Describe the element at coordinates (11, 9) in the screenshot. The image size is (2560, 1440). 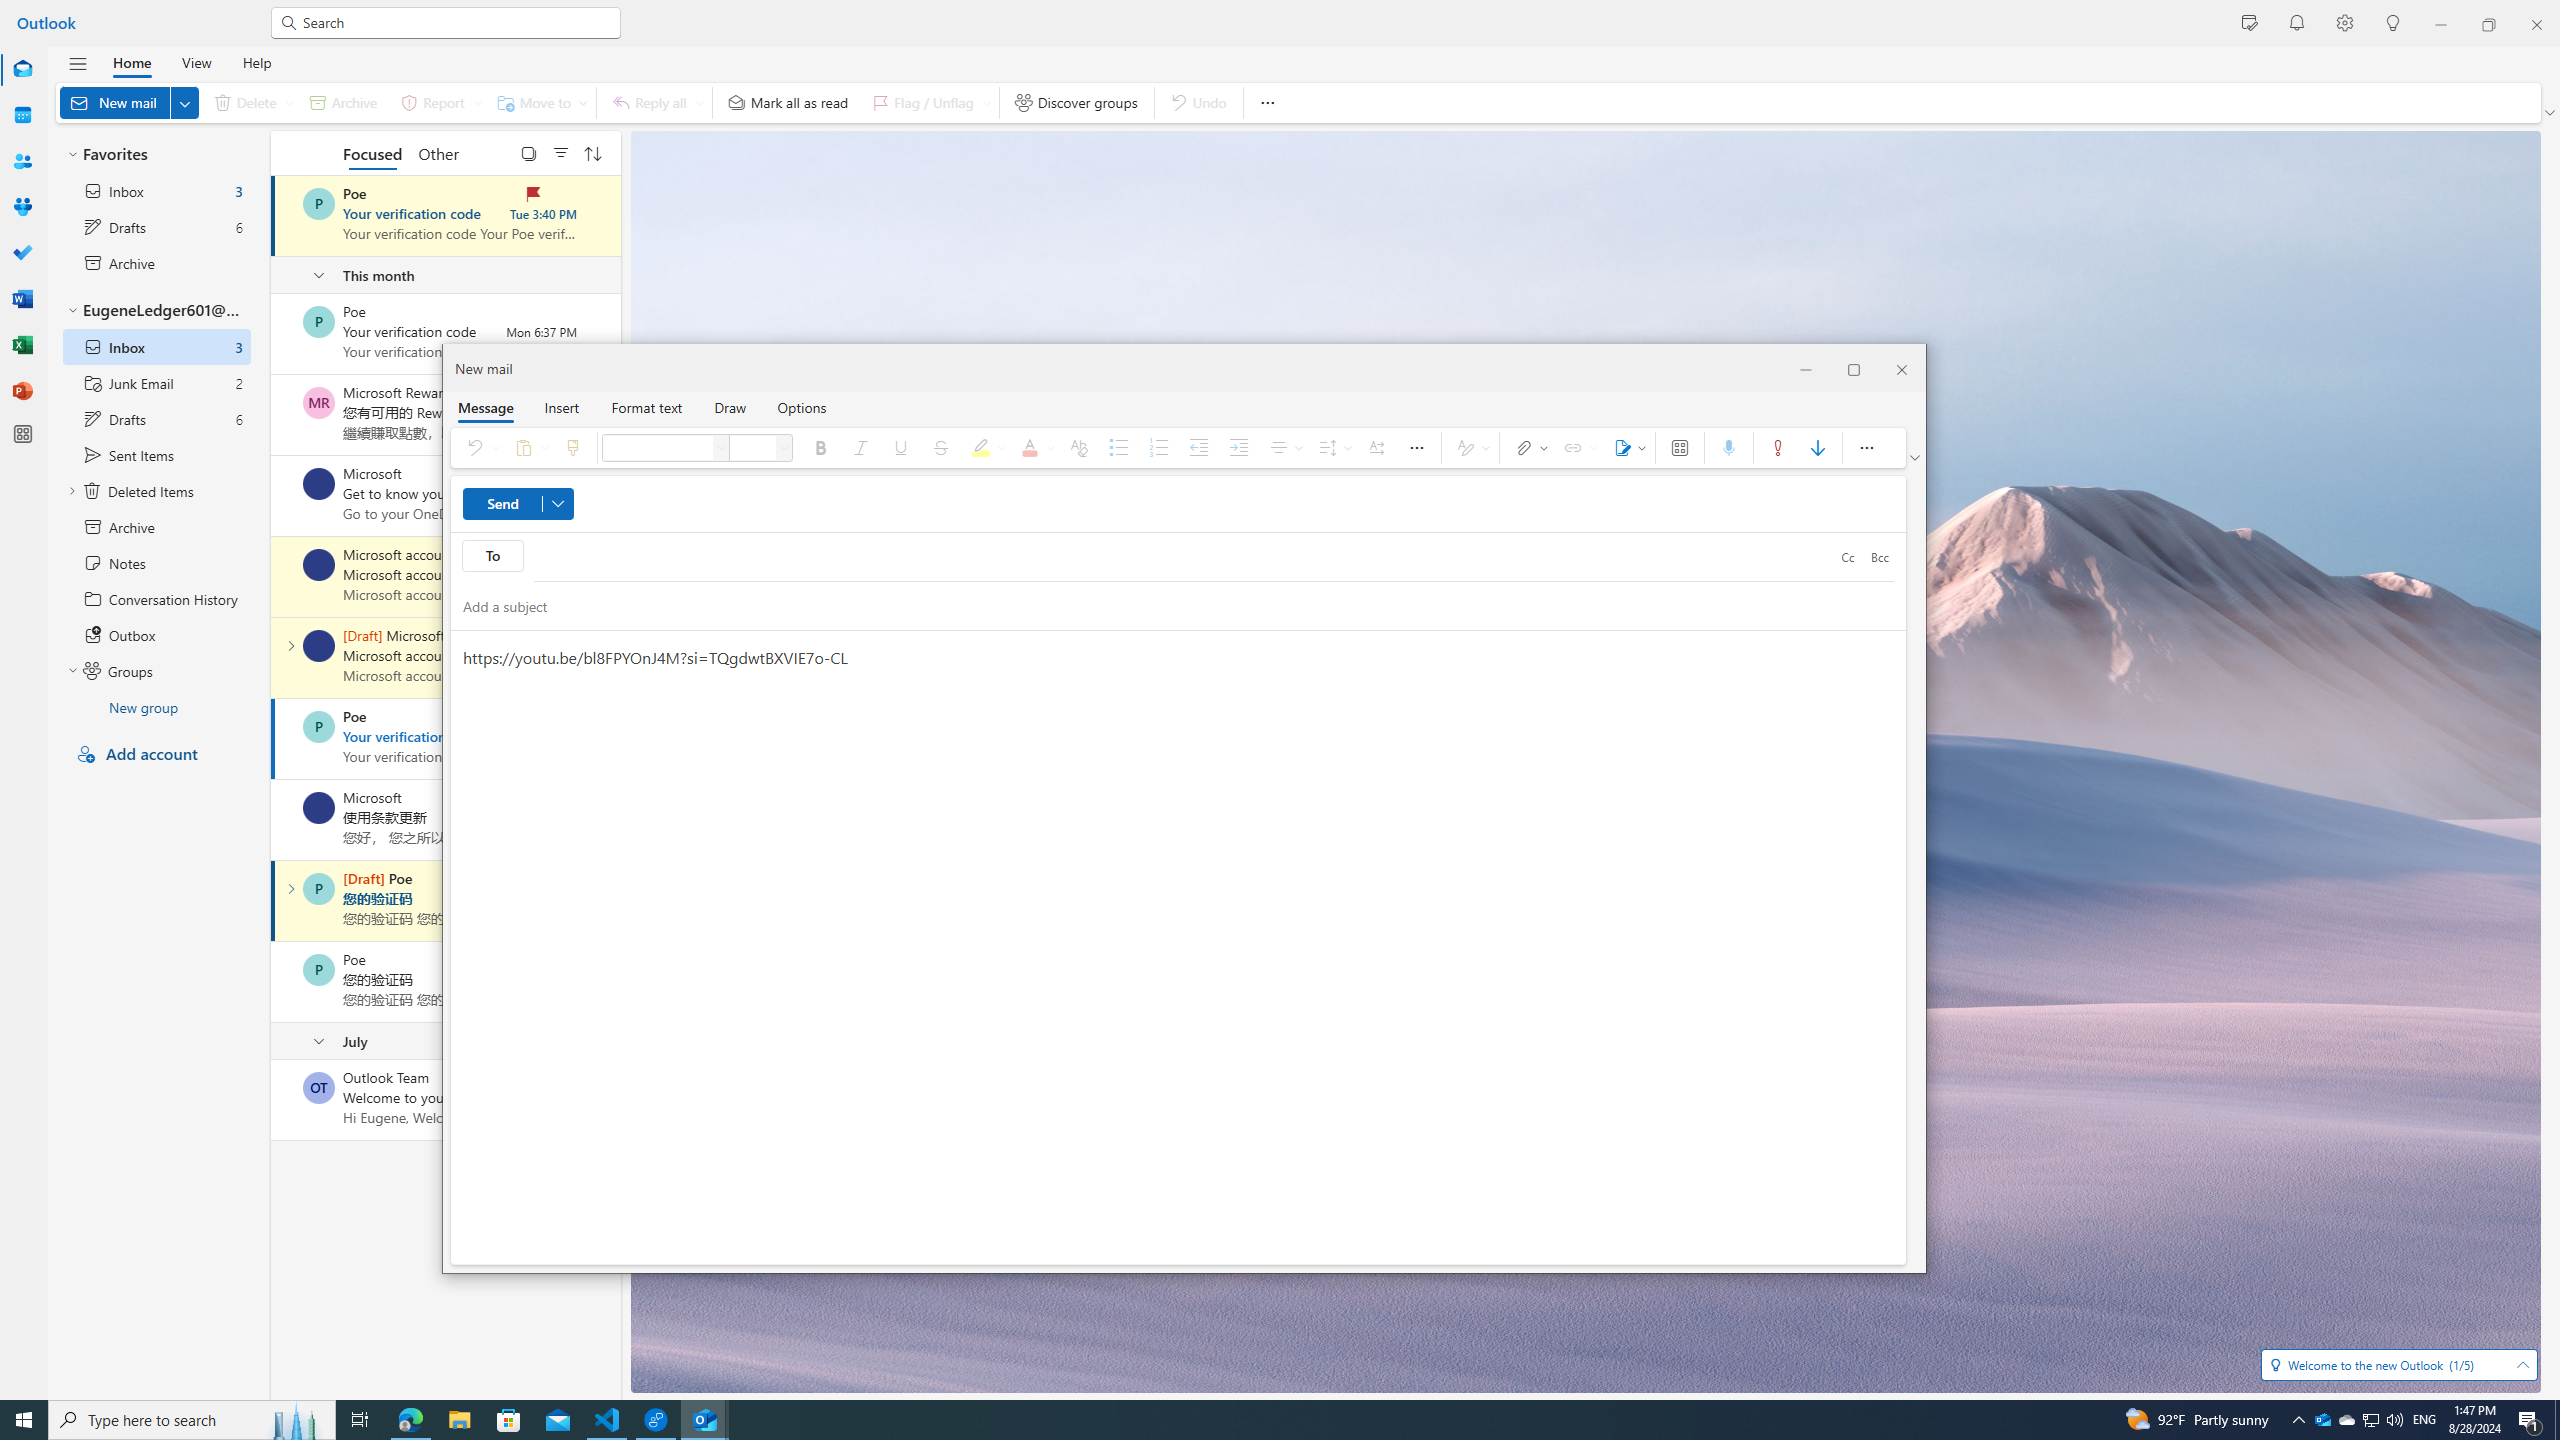
I see `'System'` at that location.